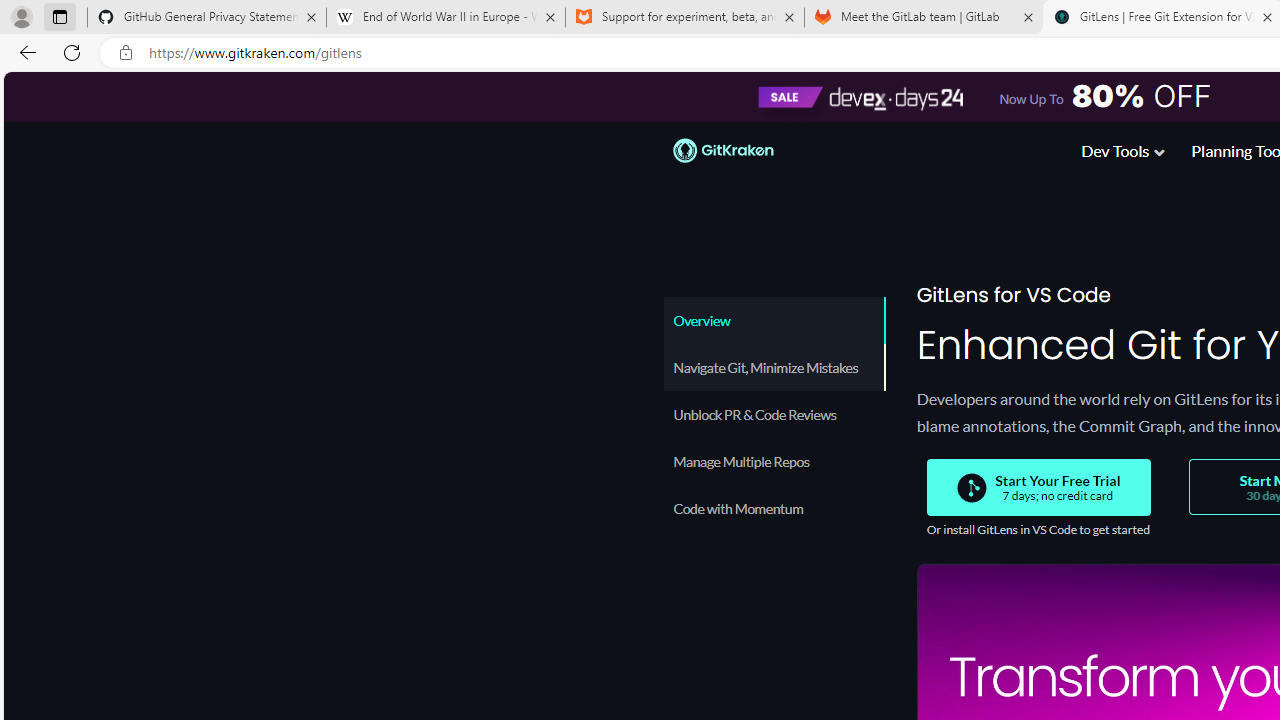 This screenshot has height=720, width=1280. What do you see at coordinates (1037, 528) in the screenshot?
I see `'Or install GitLens in VS Code to get started'` at bounding box center [1037, 528].